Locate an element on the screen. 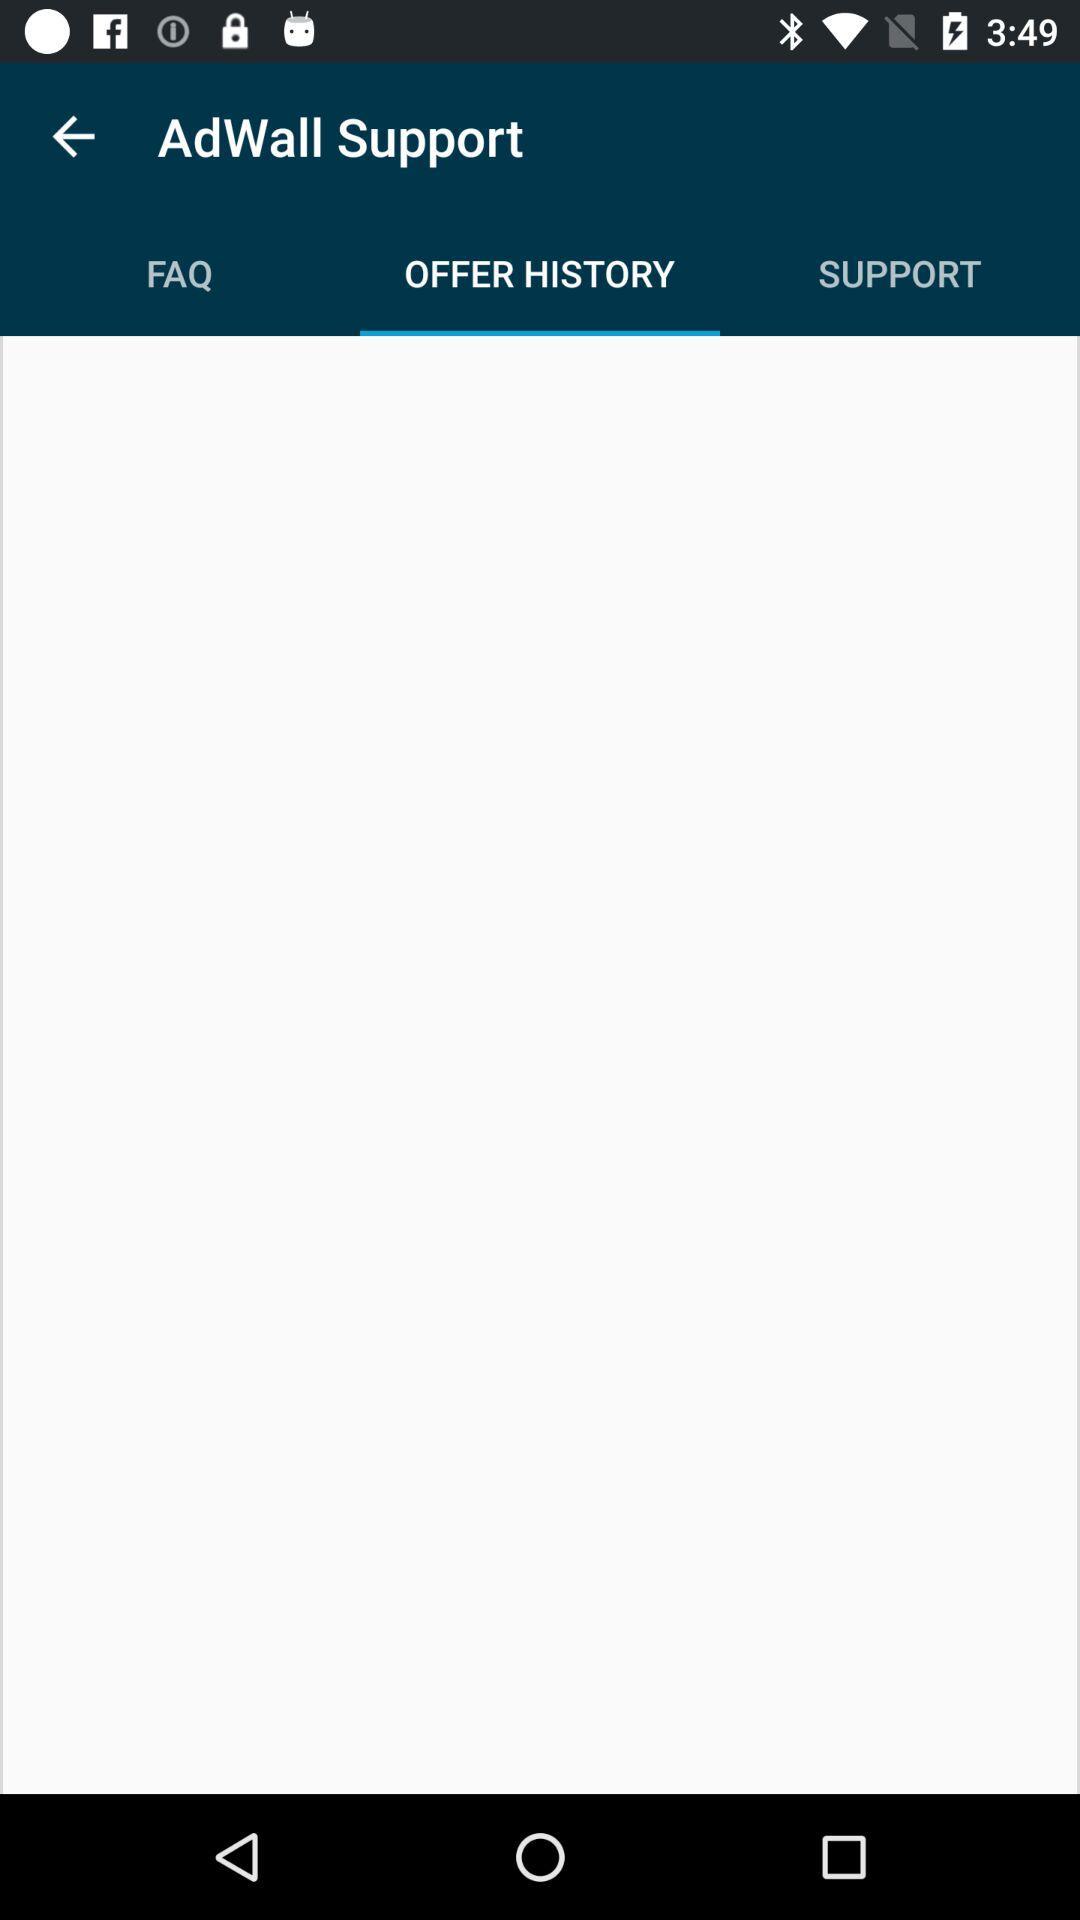  icon next to the adwall support icon is located at coordinates (72, 135).